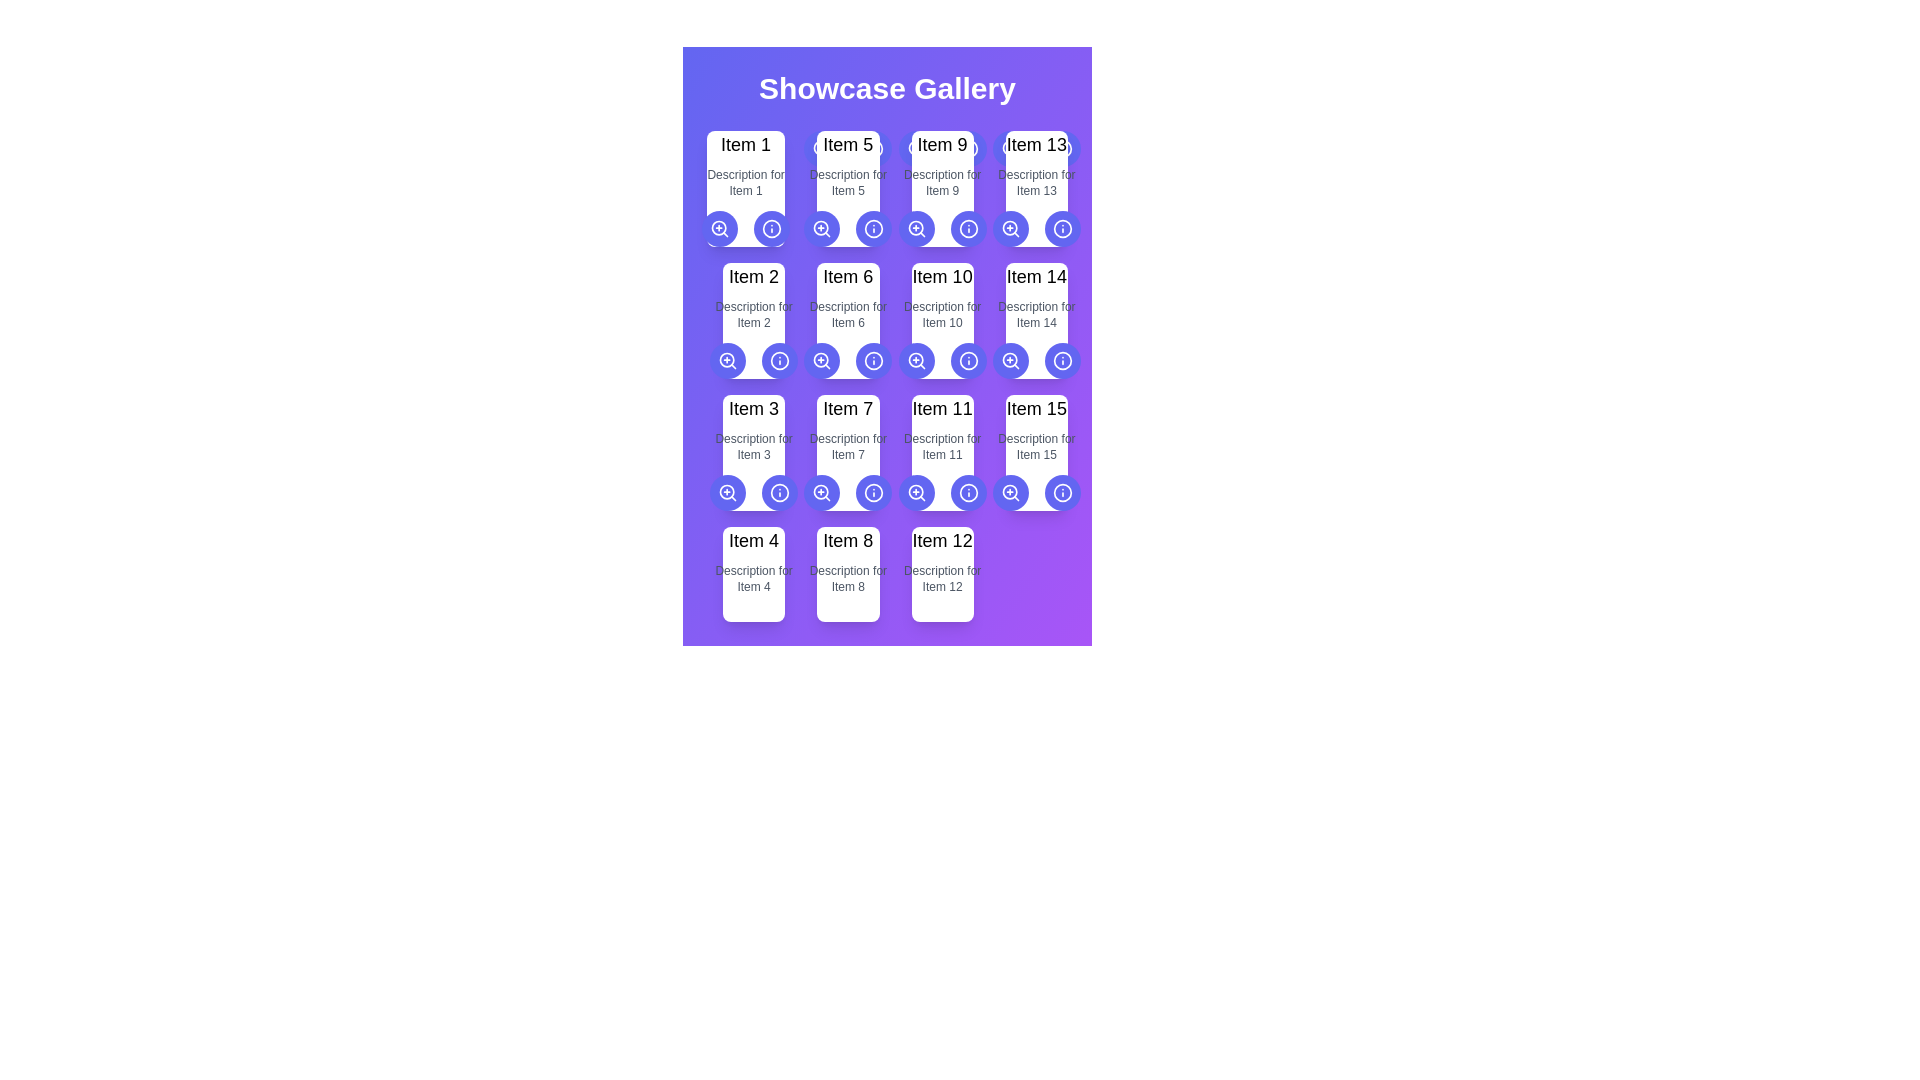  Describe the element at coordinates (1036, 446) in the screenshot. I see `the text label stating 'Description for Item 15', which is styled with a small gray font and located directly beneath the title 'Item 15' in the showcase grid` at that location.